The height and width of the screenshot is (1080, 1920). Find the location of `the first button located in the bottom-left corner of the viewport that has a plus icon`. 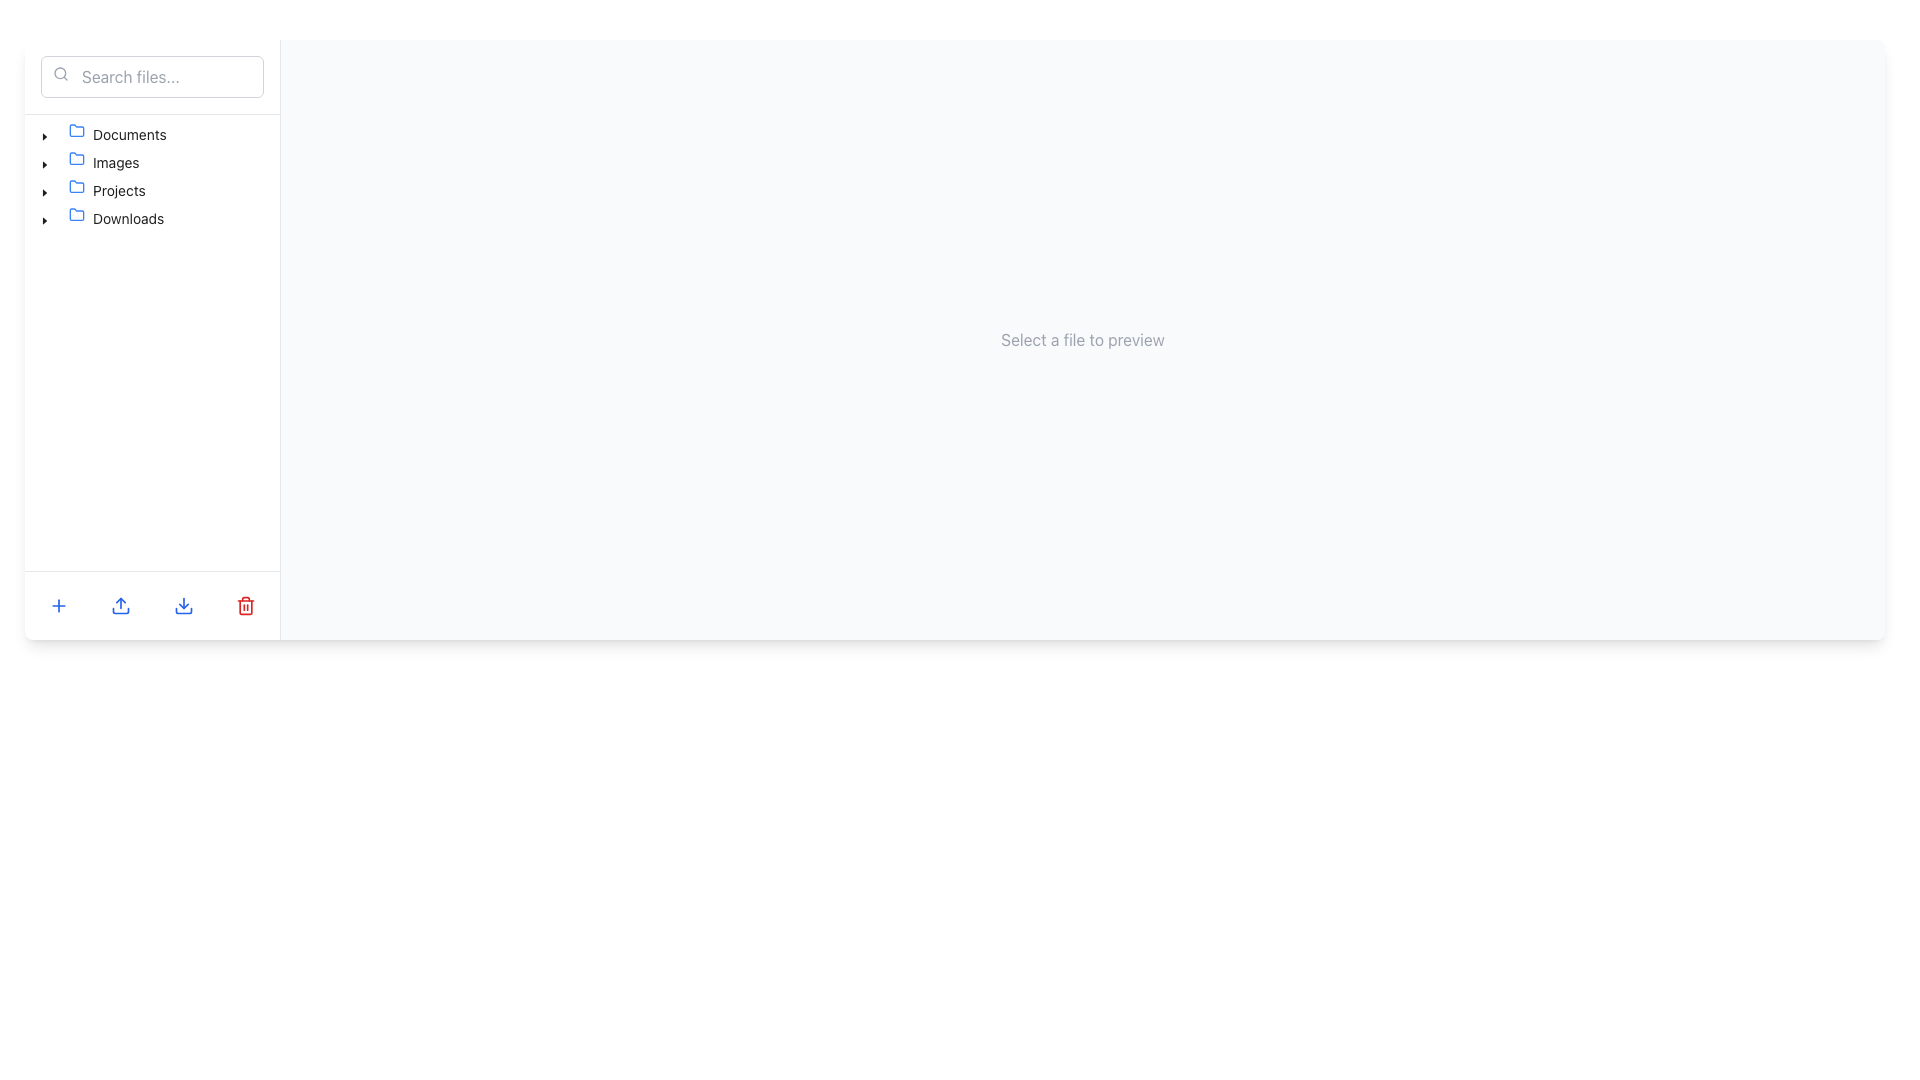

the first button located in the bottom-left corner of the viewport that has a plus icon is located at coordinates (58, 604).